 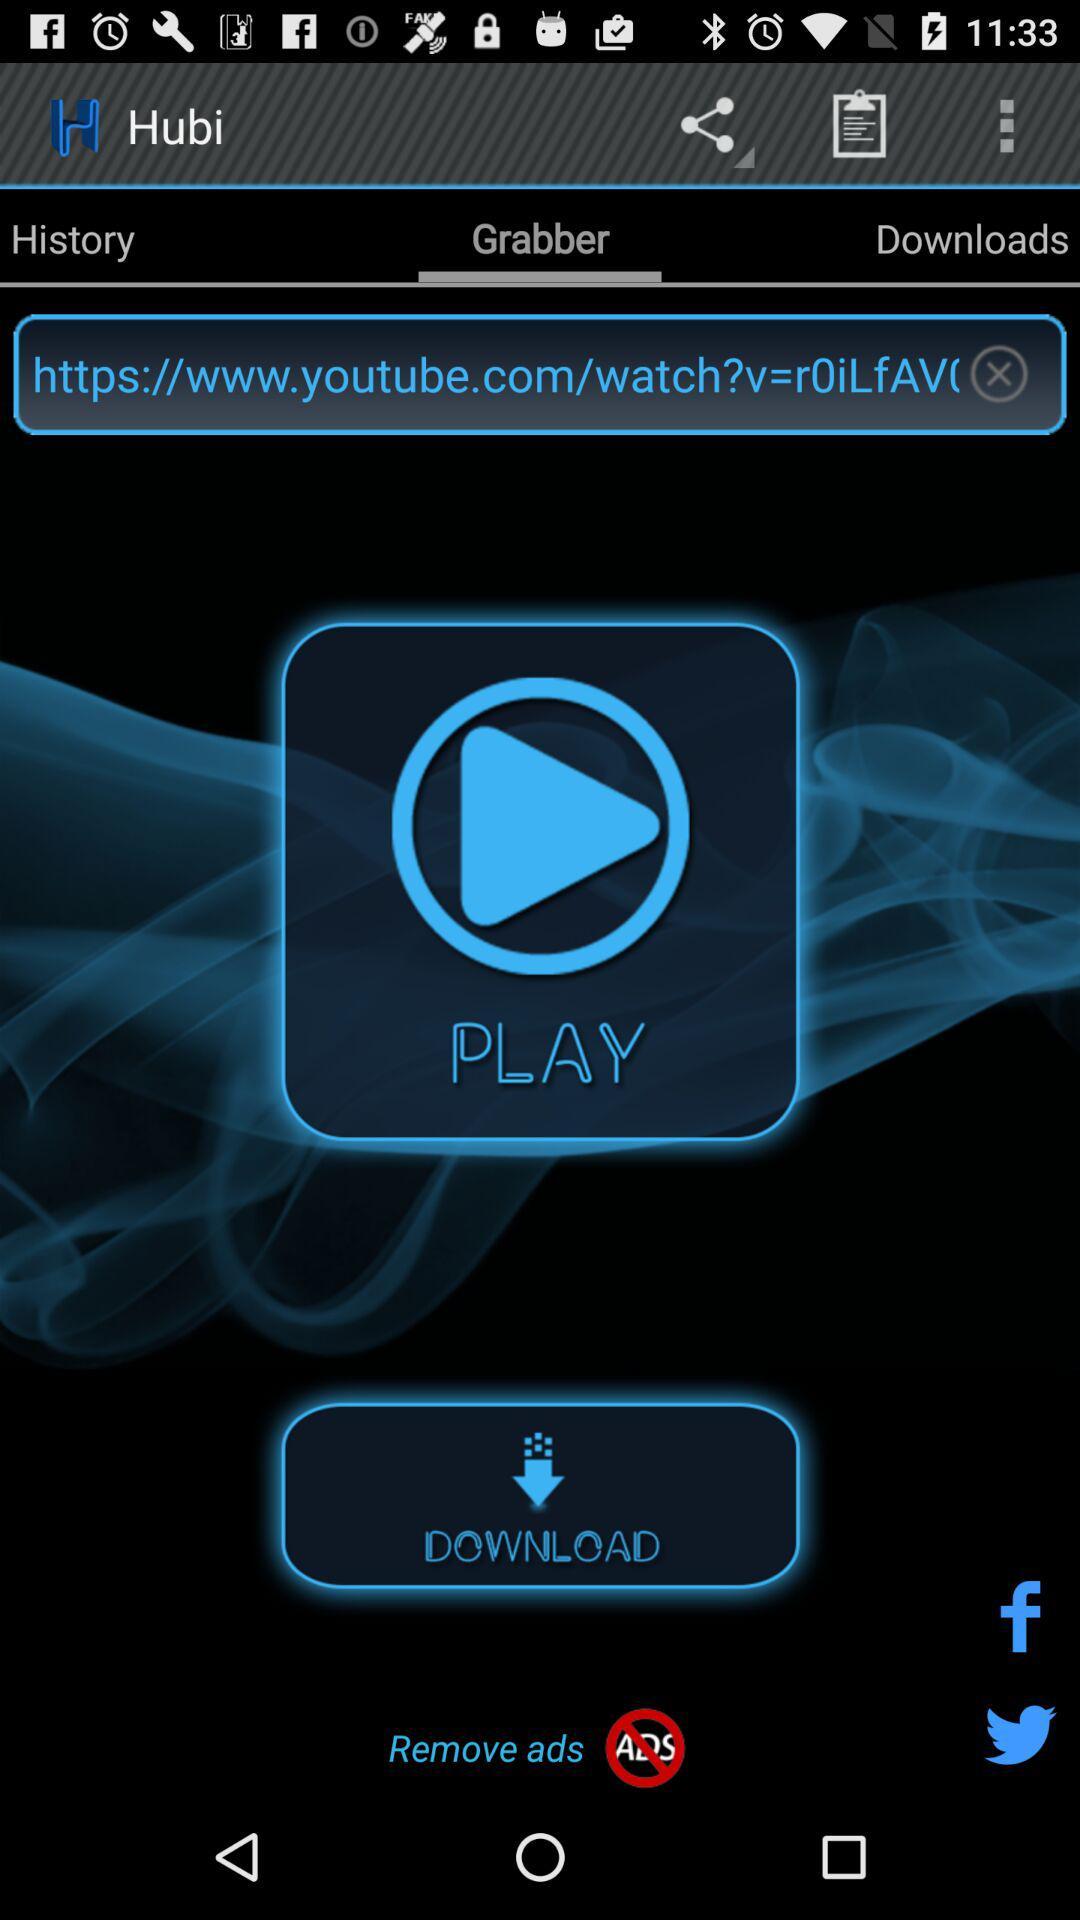 What do you see at coordinates (540, 880) in the screenshot?
I see `button` at bounding box center [540, 880].